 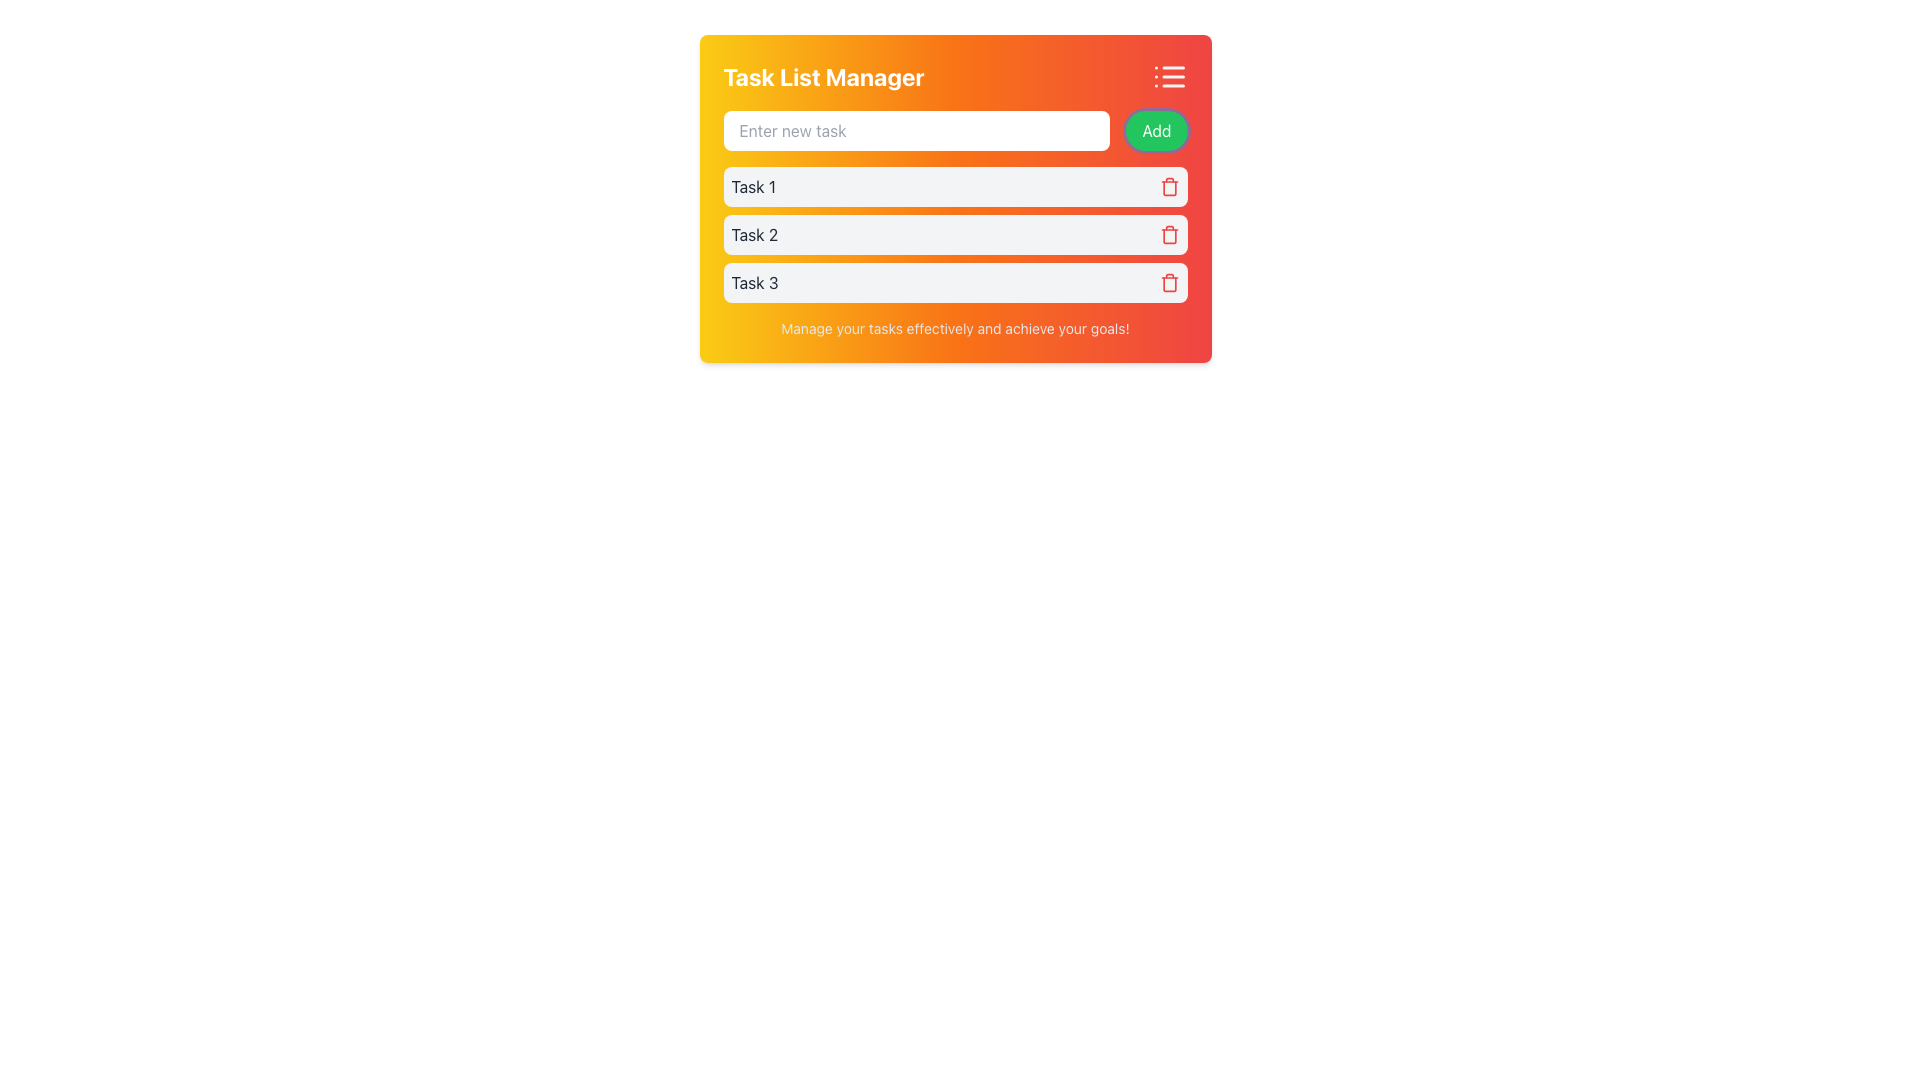 What do you see at coordinates (753, 234) in the screenshot?
I see `the text label displaying the title of the second task in the task list, located in the 'Task List Manager' section` at bounding box center [753, 234].